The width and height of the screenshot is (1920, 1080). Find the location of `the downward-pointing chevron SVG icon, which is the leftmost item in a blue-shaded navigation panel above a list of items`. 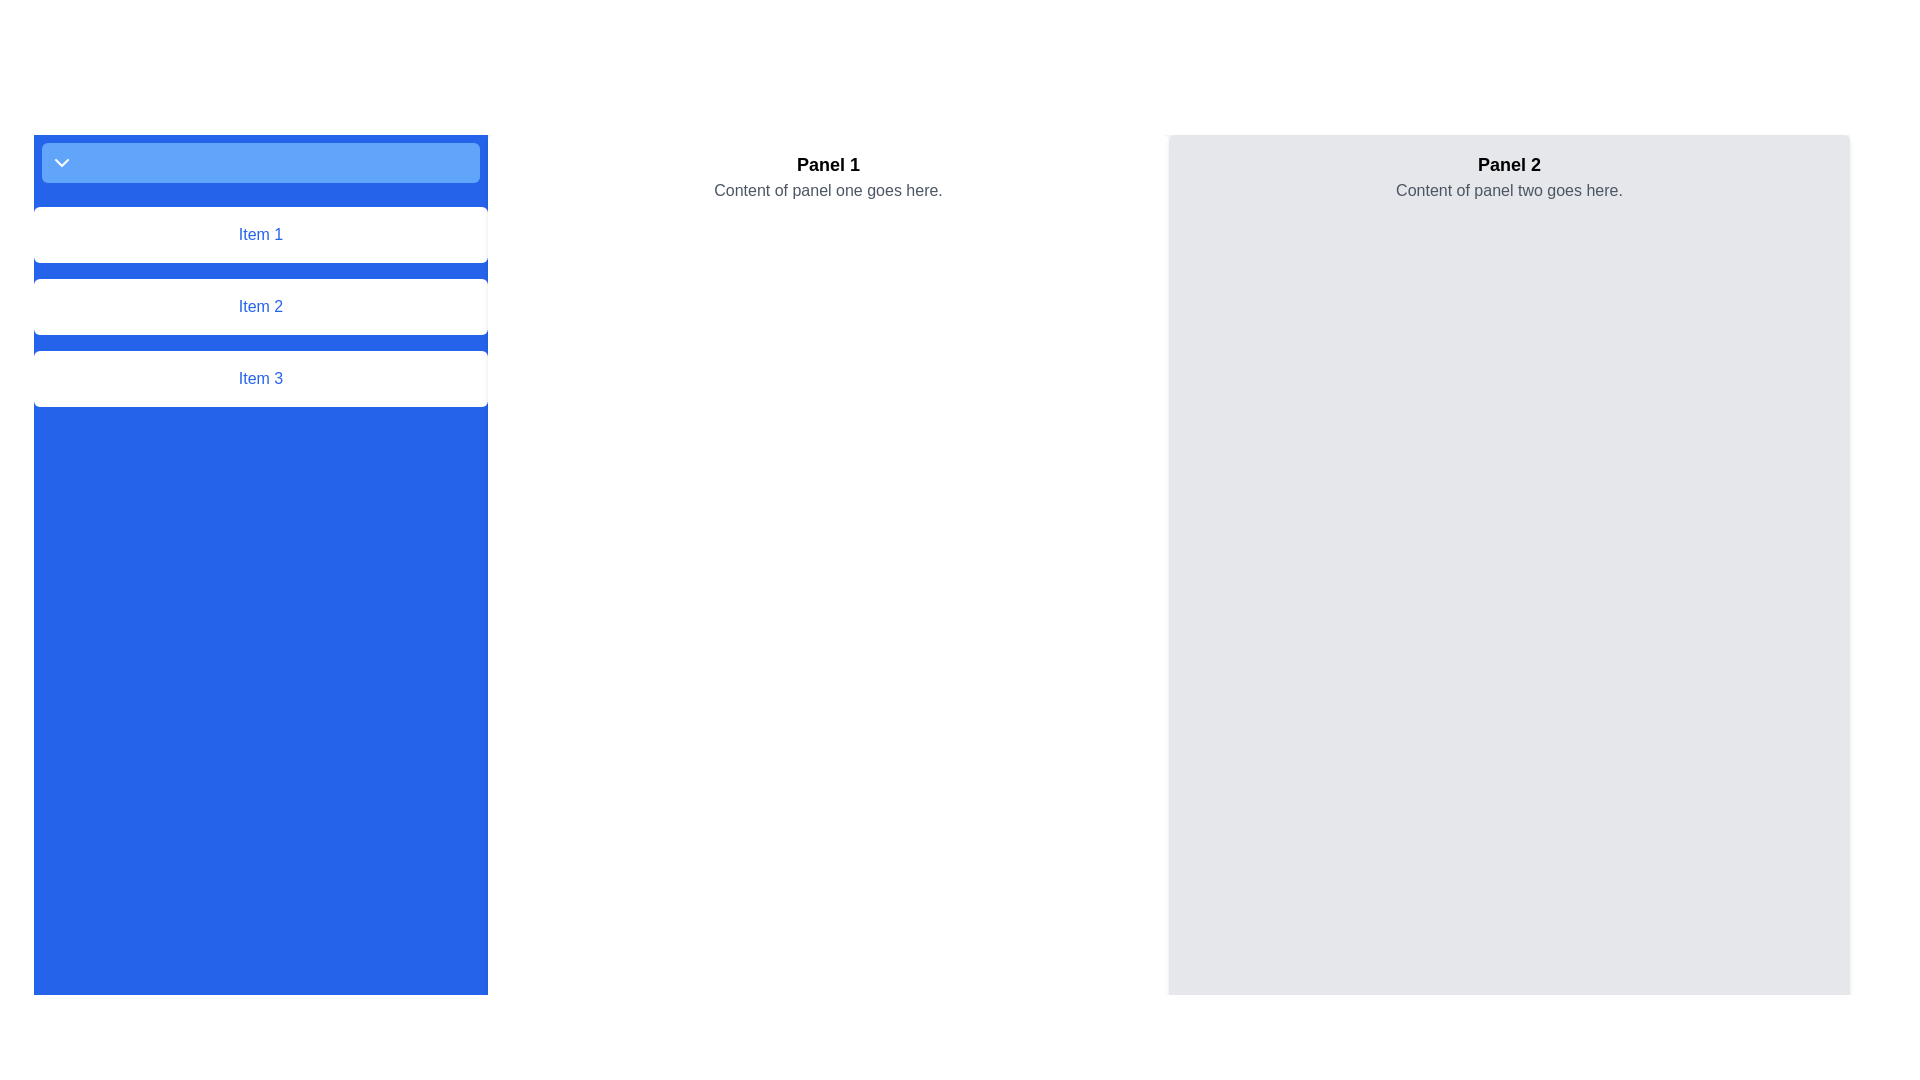

the downward-pointing chevron SVG icon, which is the leftmost item in a blue-shaded navigation panel above a list of items is located at coordinates (62, 161).